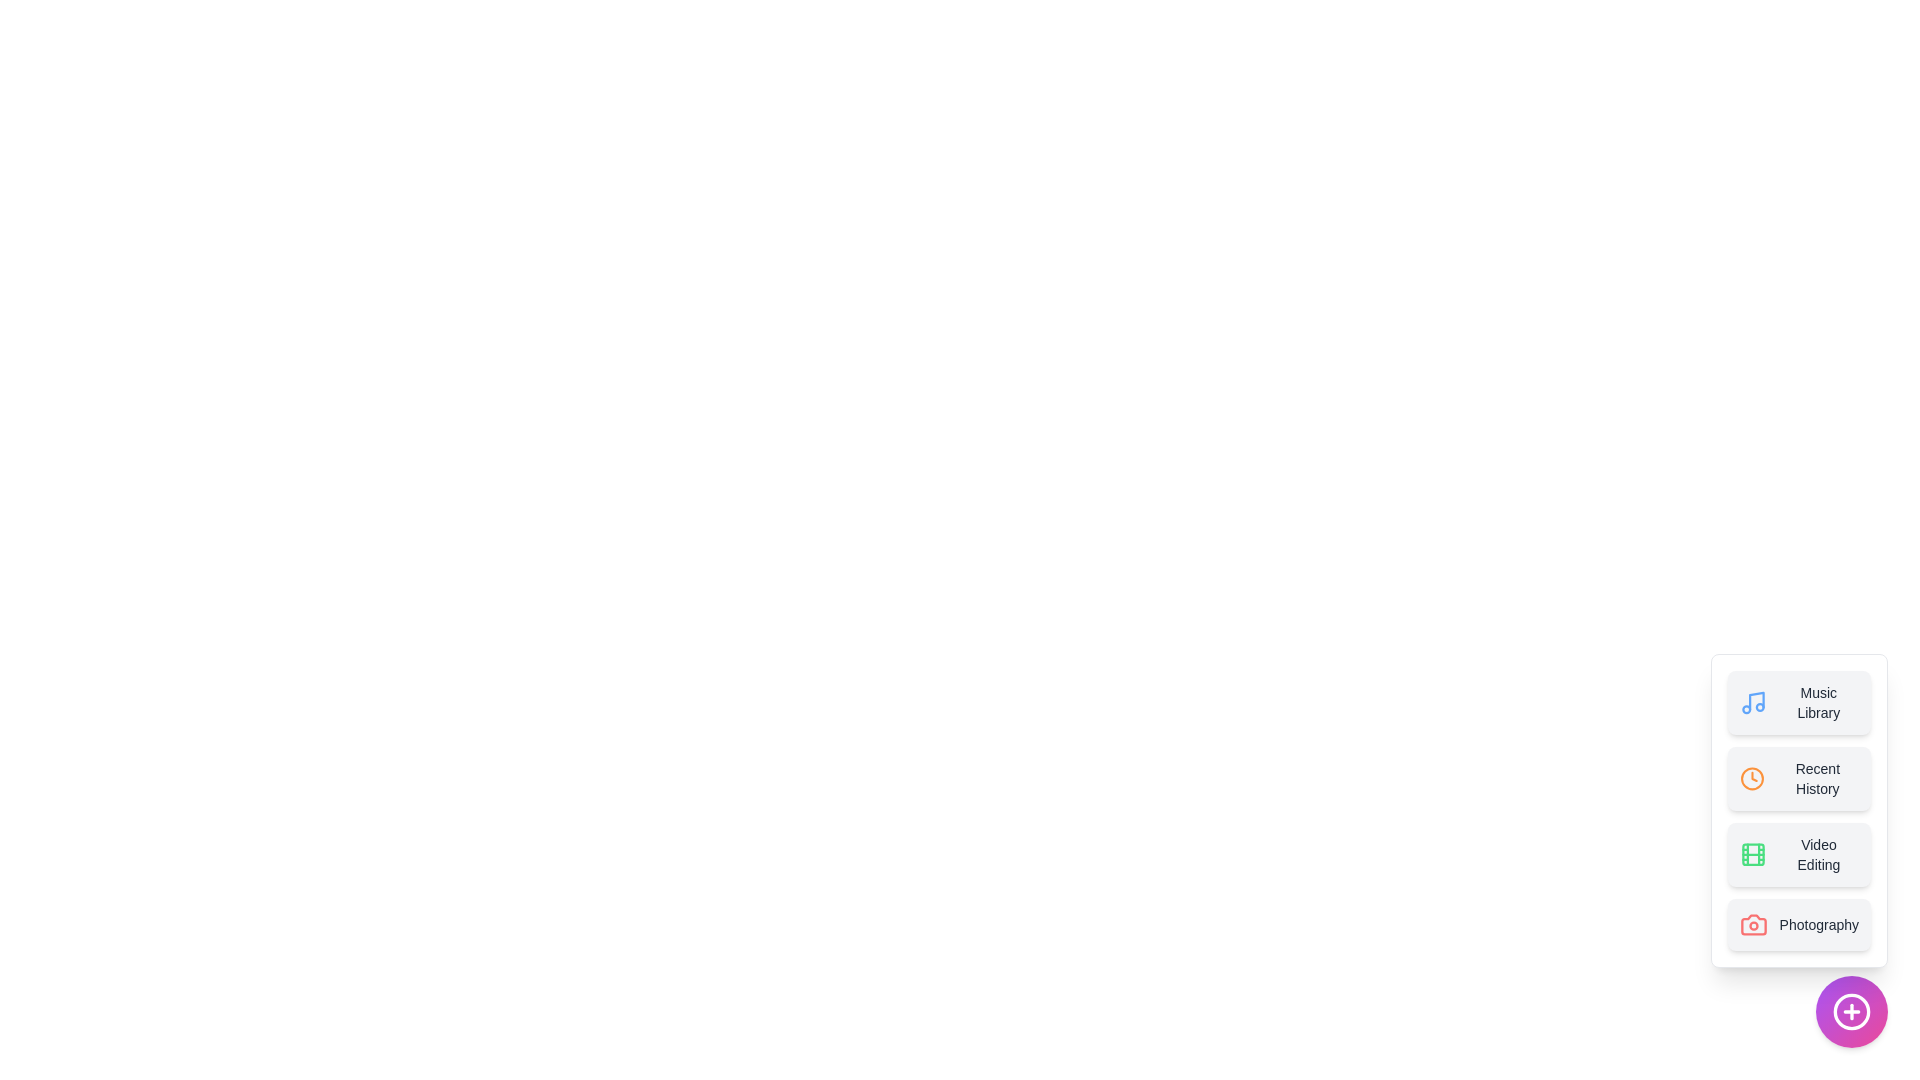  I want to click on the main button to toggle the menu visibility, so click(1851, 1011).